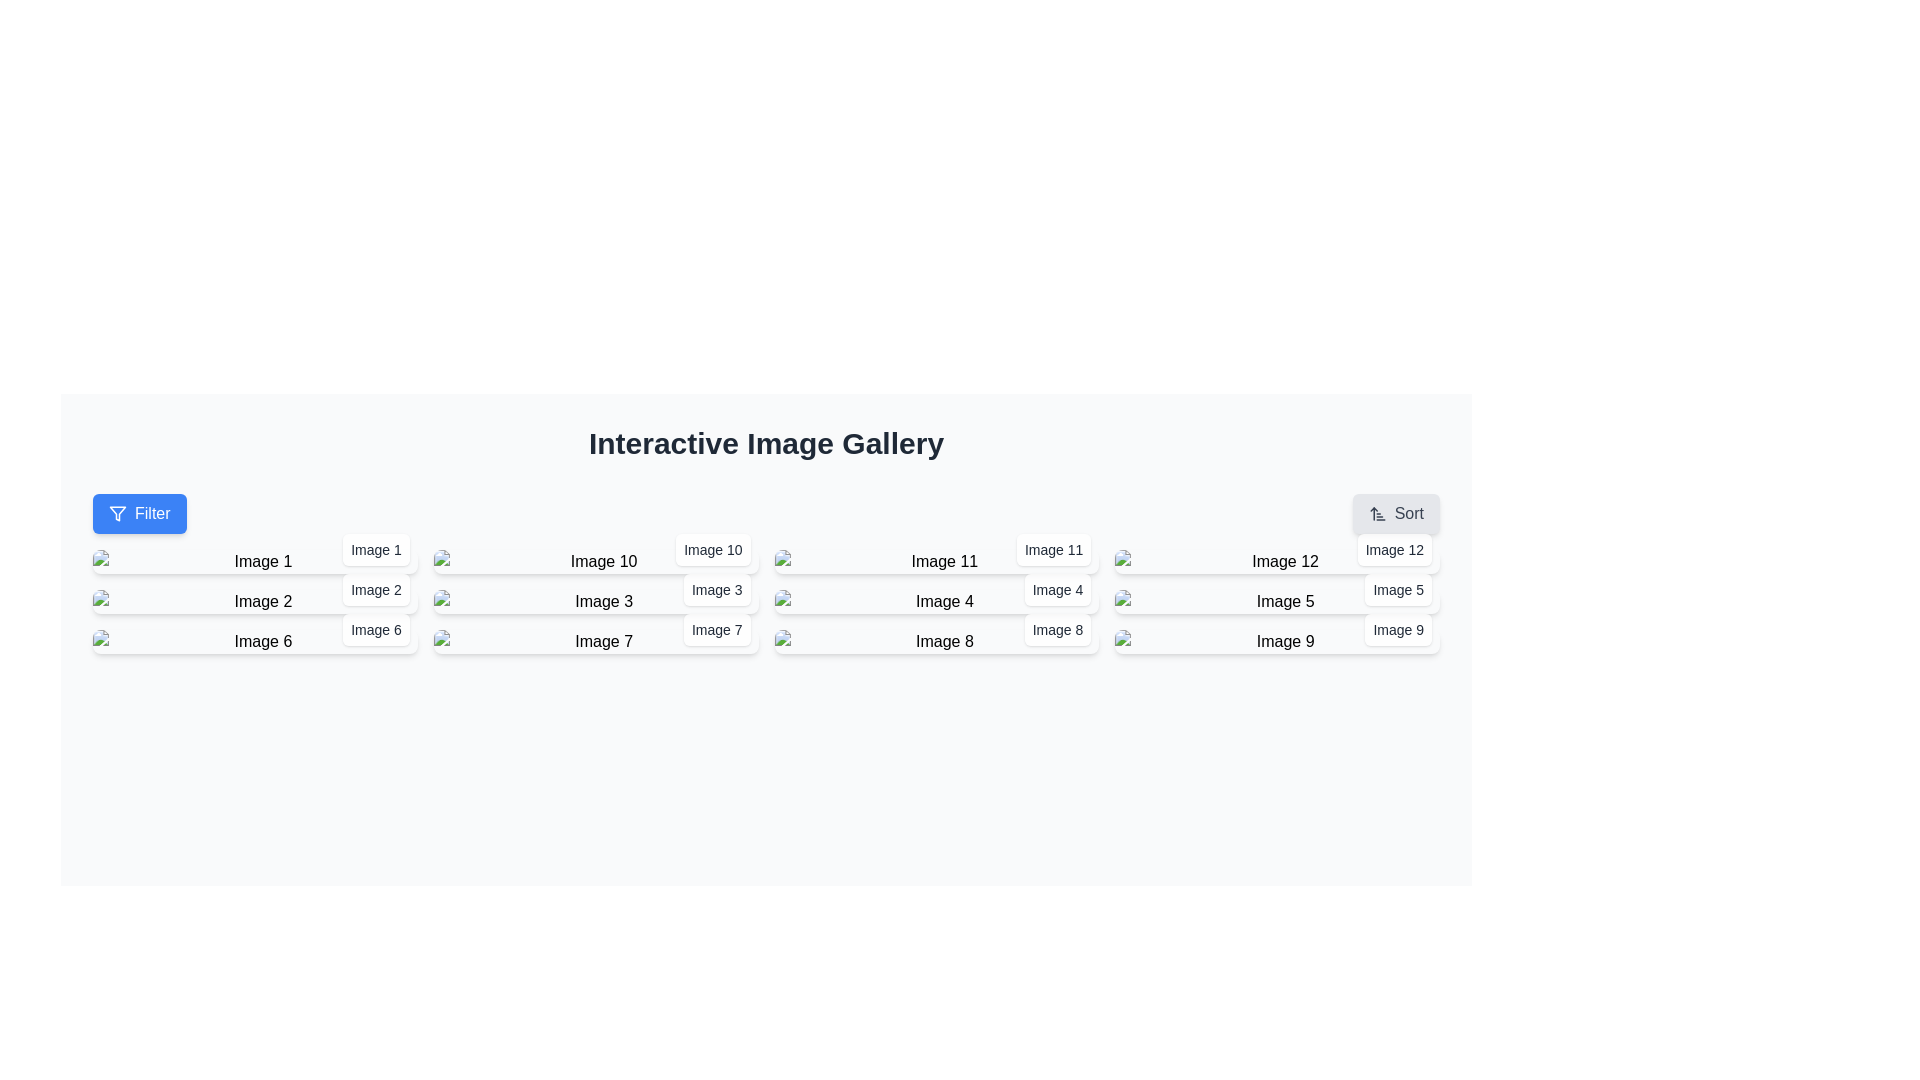  What do you see at coordinates (1056, 628) in the screenshot?
I see `the text label displaying the title or caption of the image thumbnail labeled 'Image 8', located in the bottom-right corner of the thumbnail in the second row, fourth column of the gallery` at bounding box center [1056, 628].